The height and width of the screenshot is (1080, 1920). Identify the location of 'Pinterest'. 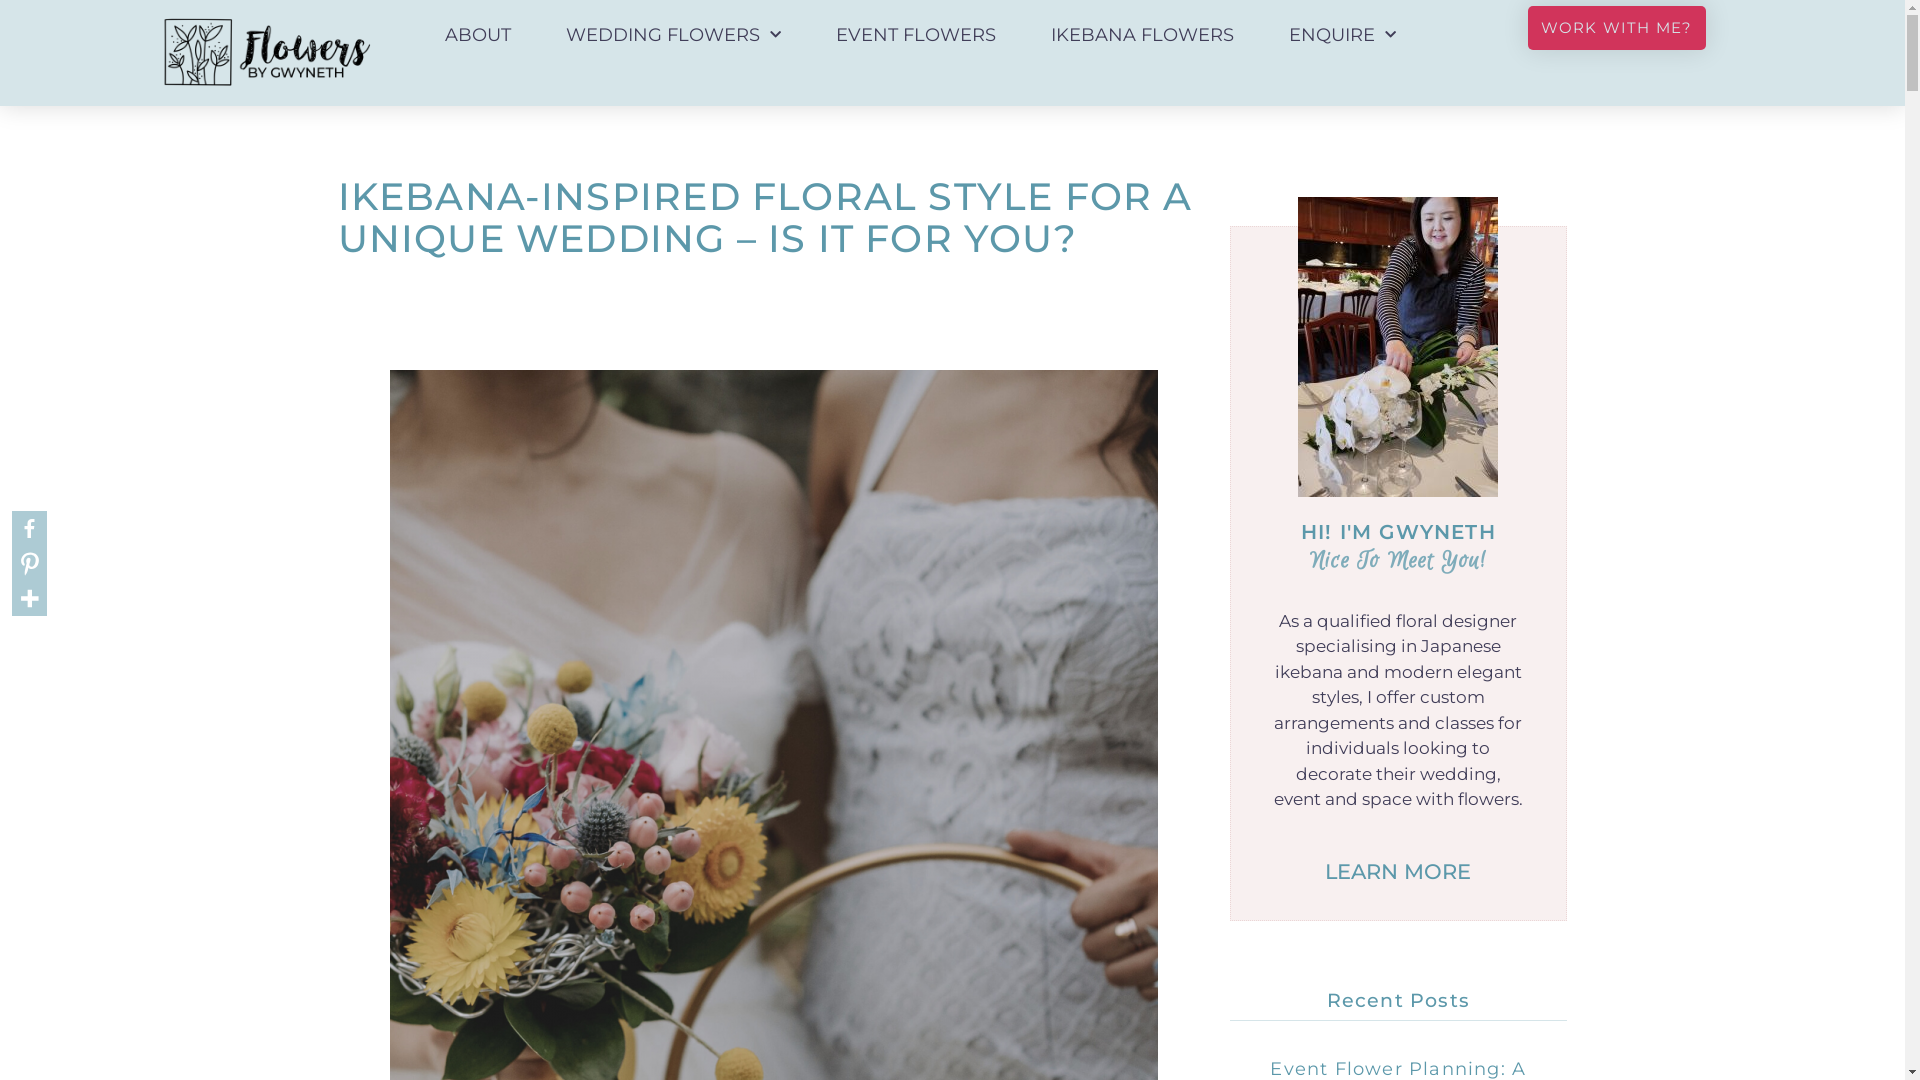
(29, 563).